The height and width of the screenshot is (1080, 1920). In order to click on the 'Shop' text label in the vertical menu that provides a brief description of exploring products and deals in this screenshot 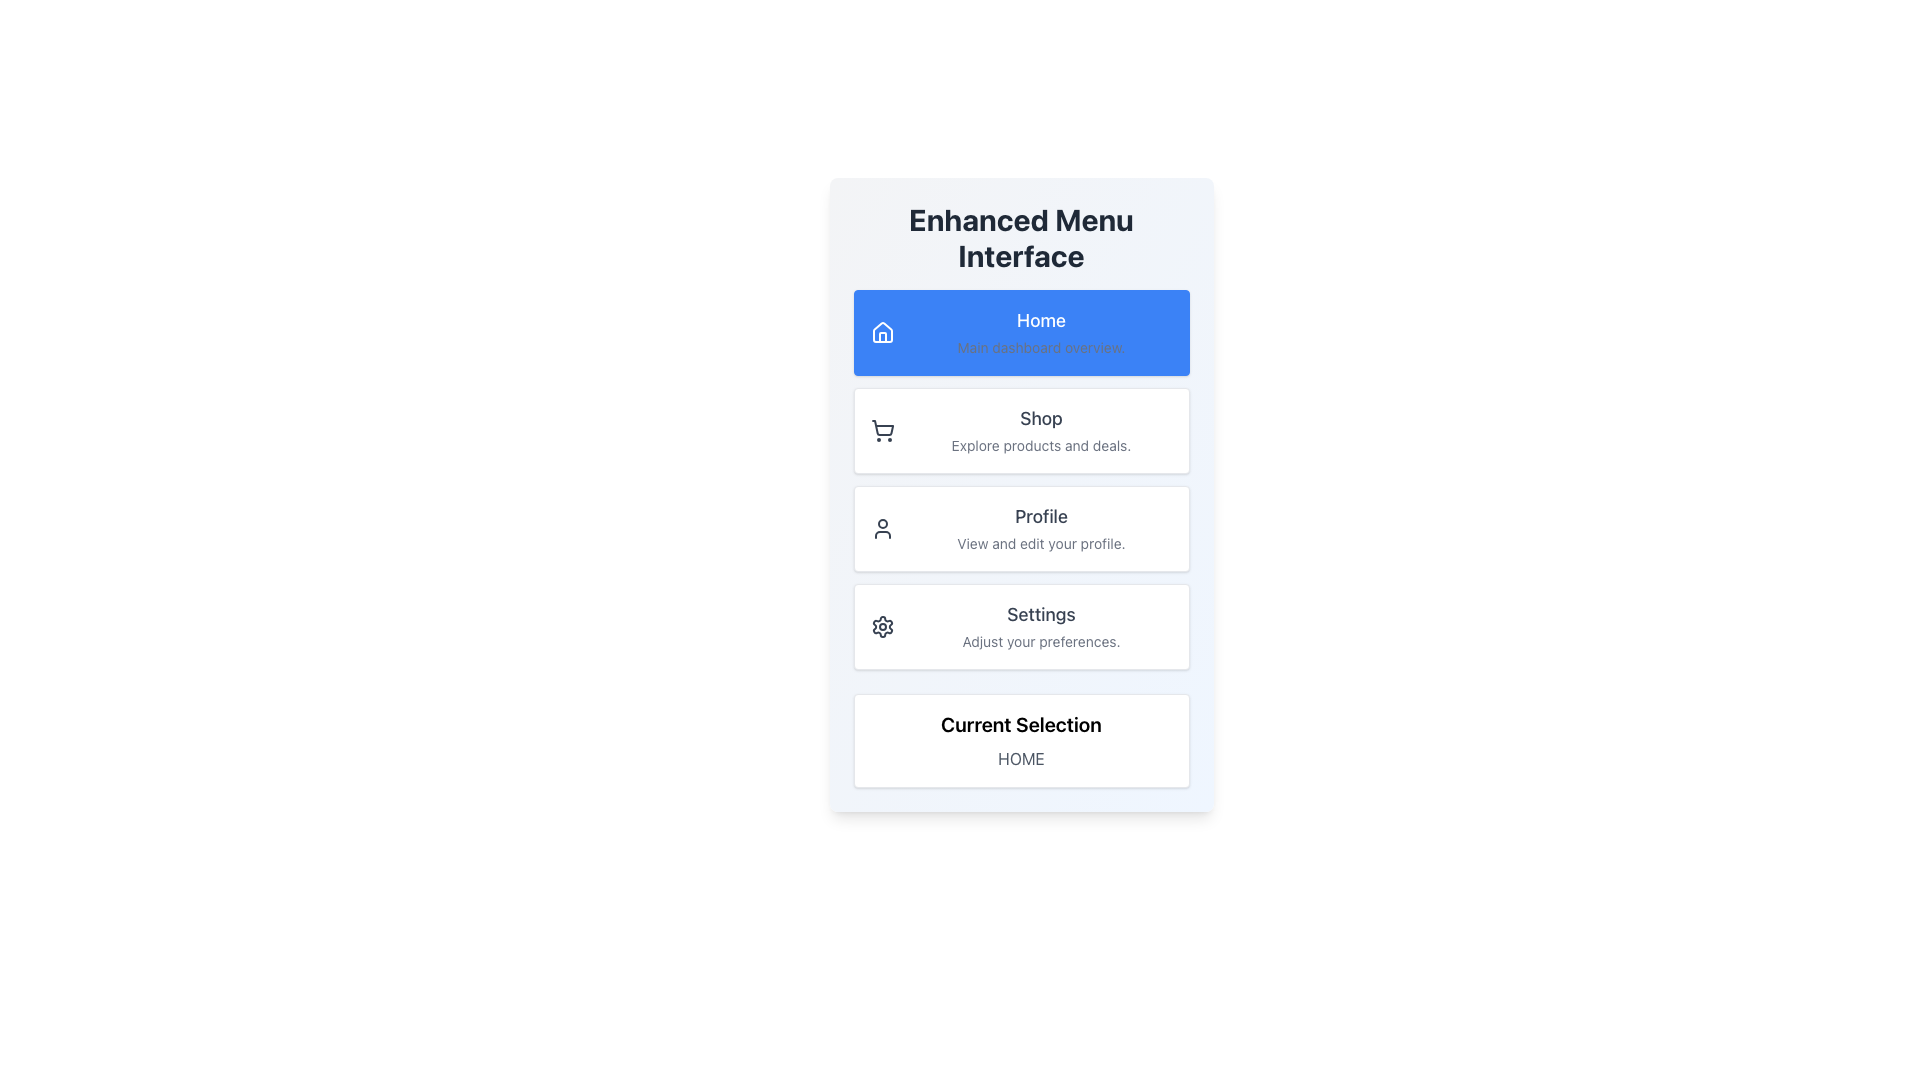, I will do `click(1040, 430)`.